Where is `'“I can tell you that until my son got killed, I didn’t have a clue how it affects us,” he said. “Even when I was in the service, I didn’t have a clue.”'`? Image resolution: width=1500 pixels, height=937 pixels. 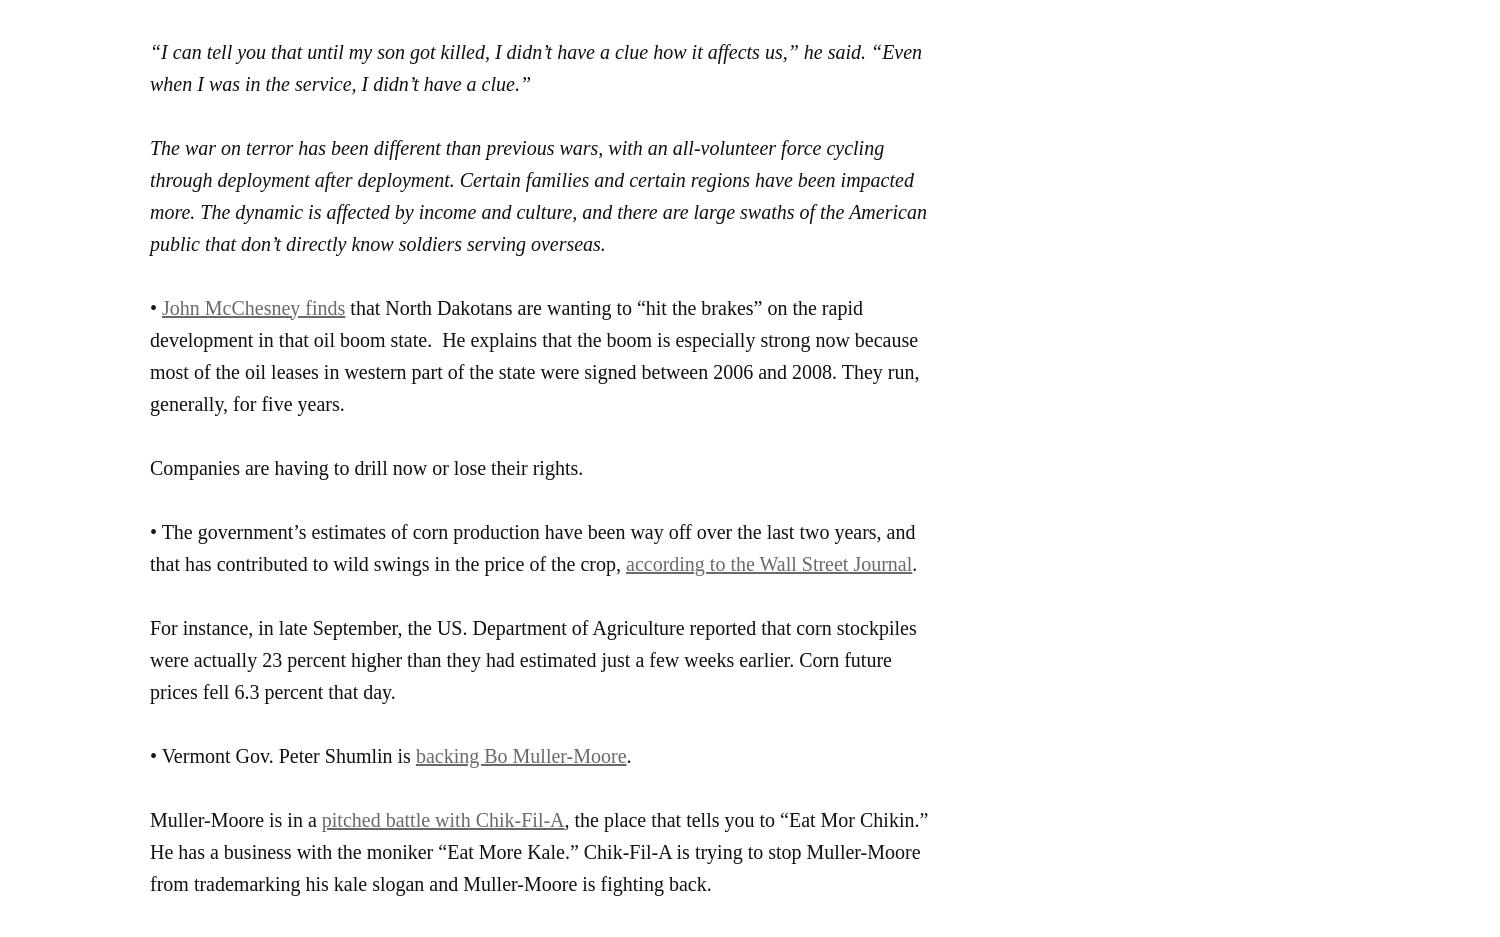 '“I can tell you that until my son got killed, I didn’t have a clue how it affects us,” he said. “Even when I was in the service, I didn’t have a clue.”' is located at coordinates (535, 66).